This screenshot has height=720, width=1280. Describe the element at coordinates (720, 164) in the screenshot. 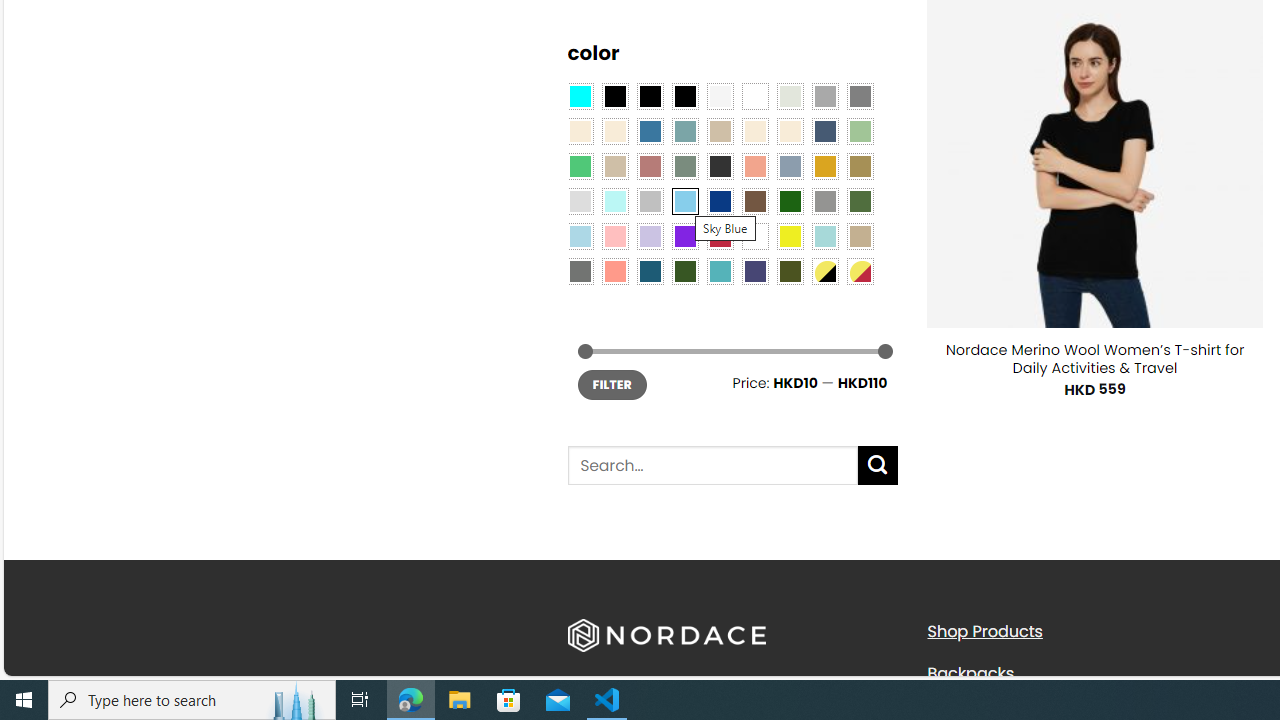

I see `'Charcoal'` at that location.